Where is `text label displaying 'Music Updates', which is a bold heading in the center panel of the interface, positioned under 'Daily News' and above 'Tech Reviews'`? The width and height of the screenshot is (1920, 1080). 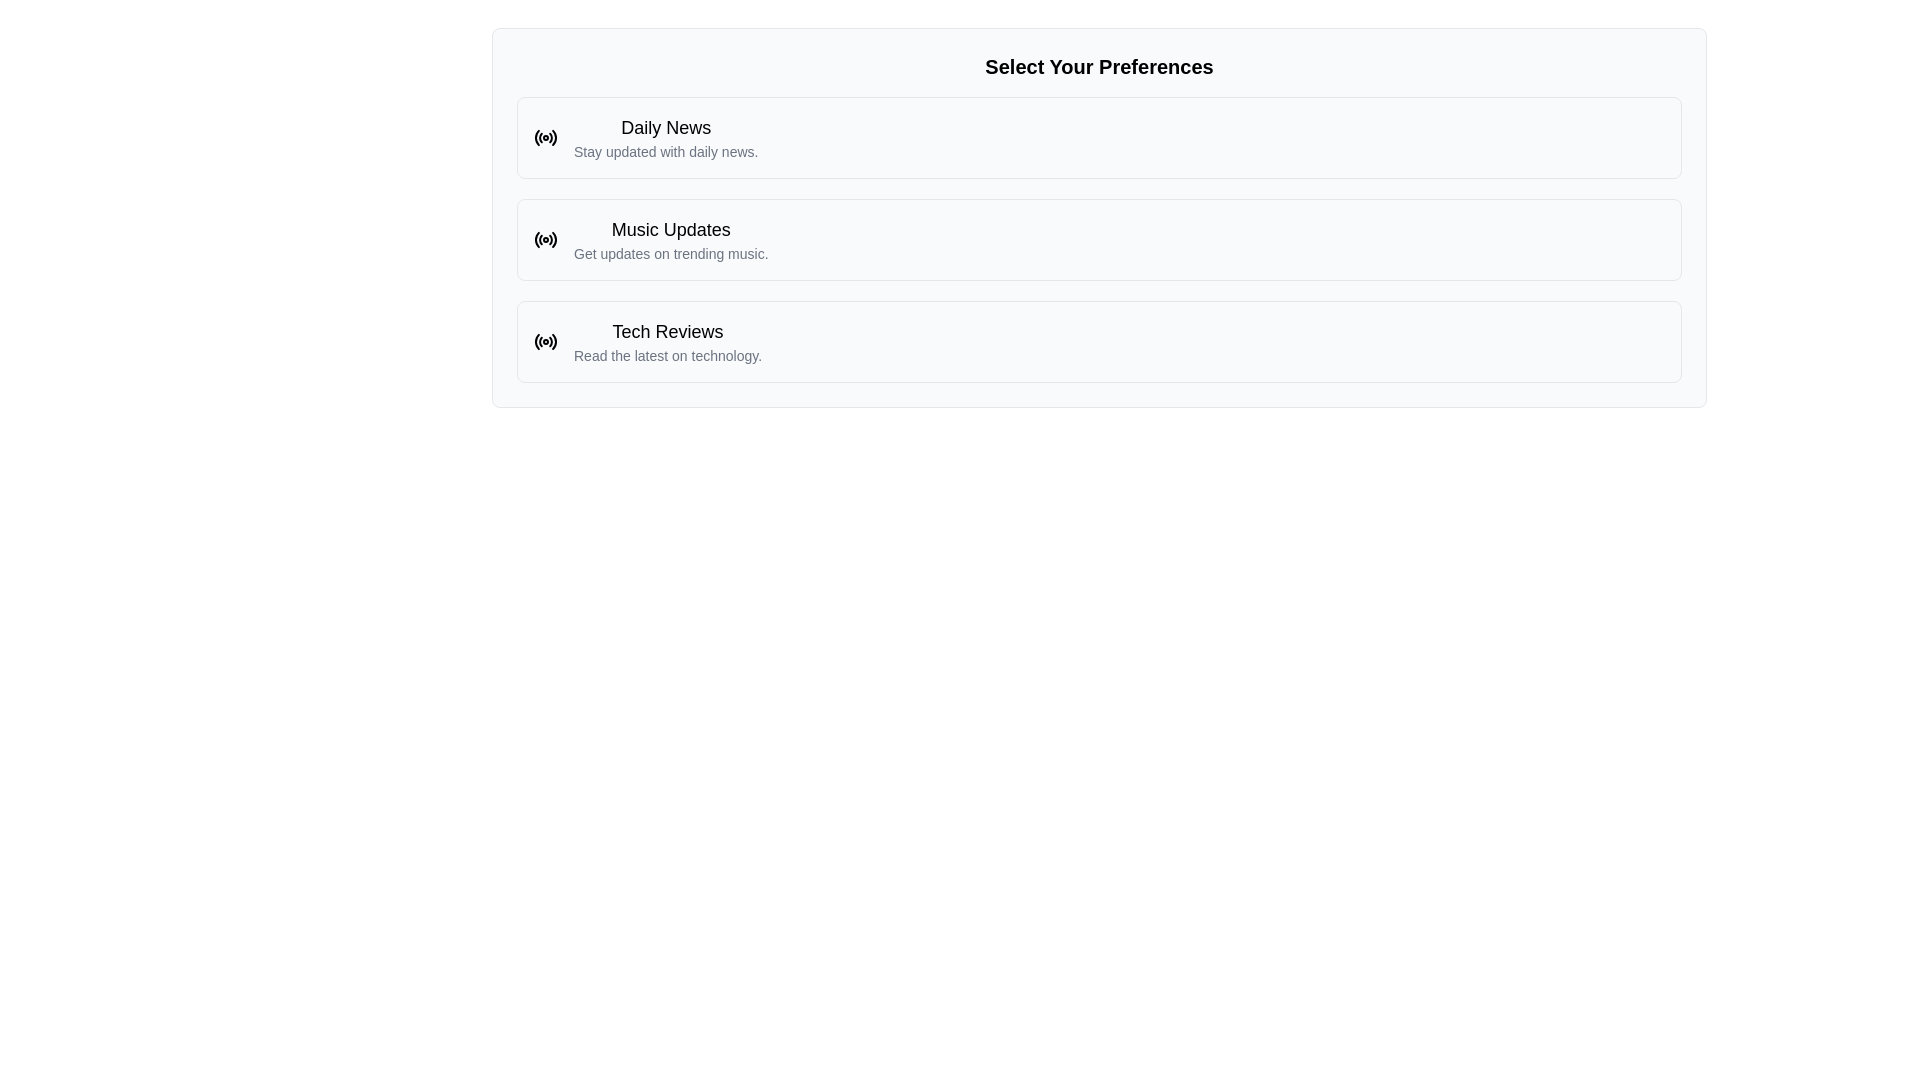 text label displaying 'Music Updates', which is a bold heading in the center panel of the interface, positioned under 'Daily News' and above 'Tech Reviews' is located at coordinates (671, 229).